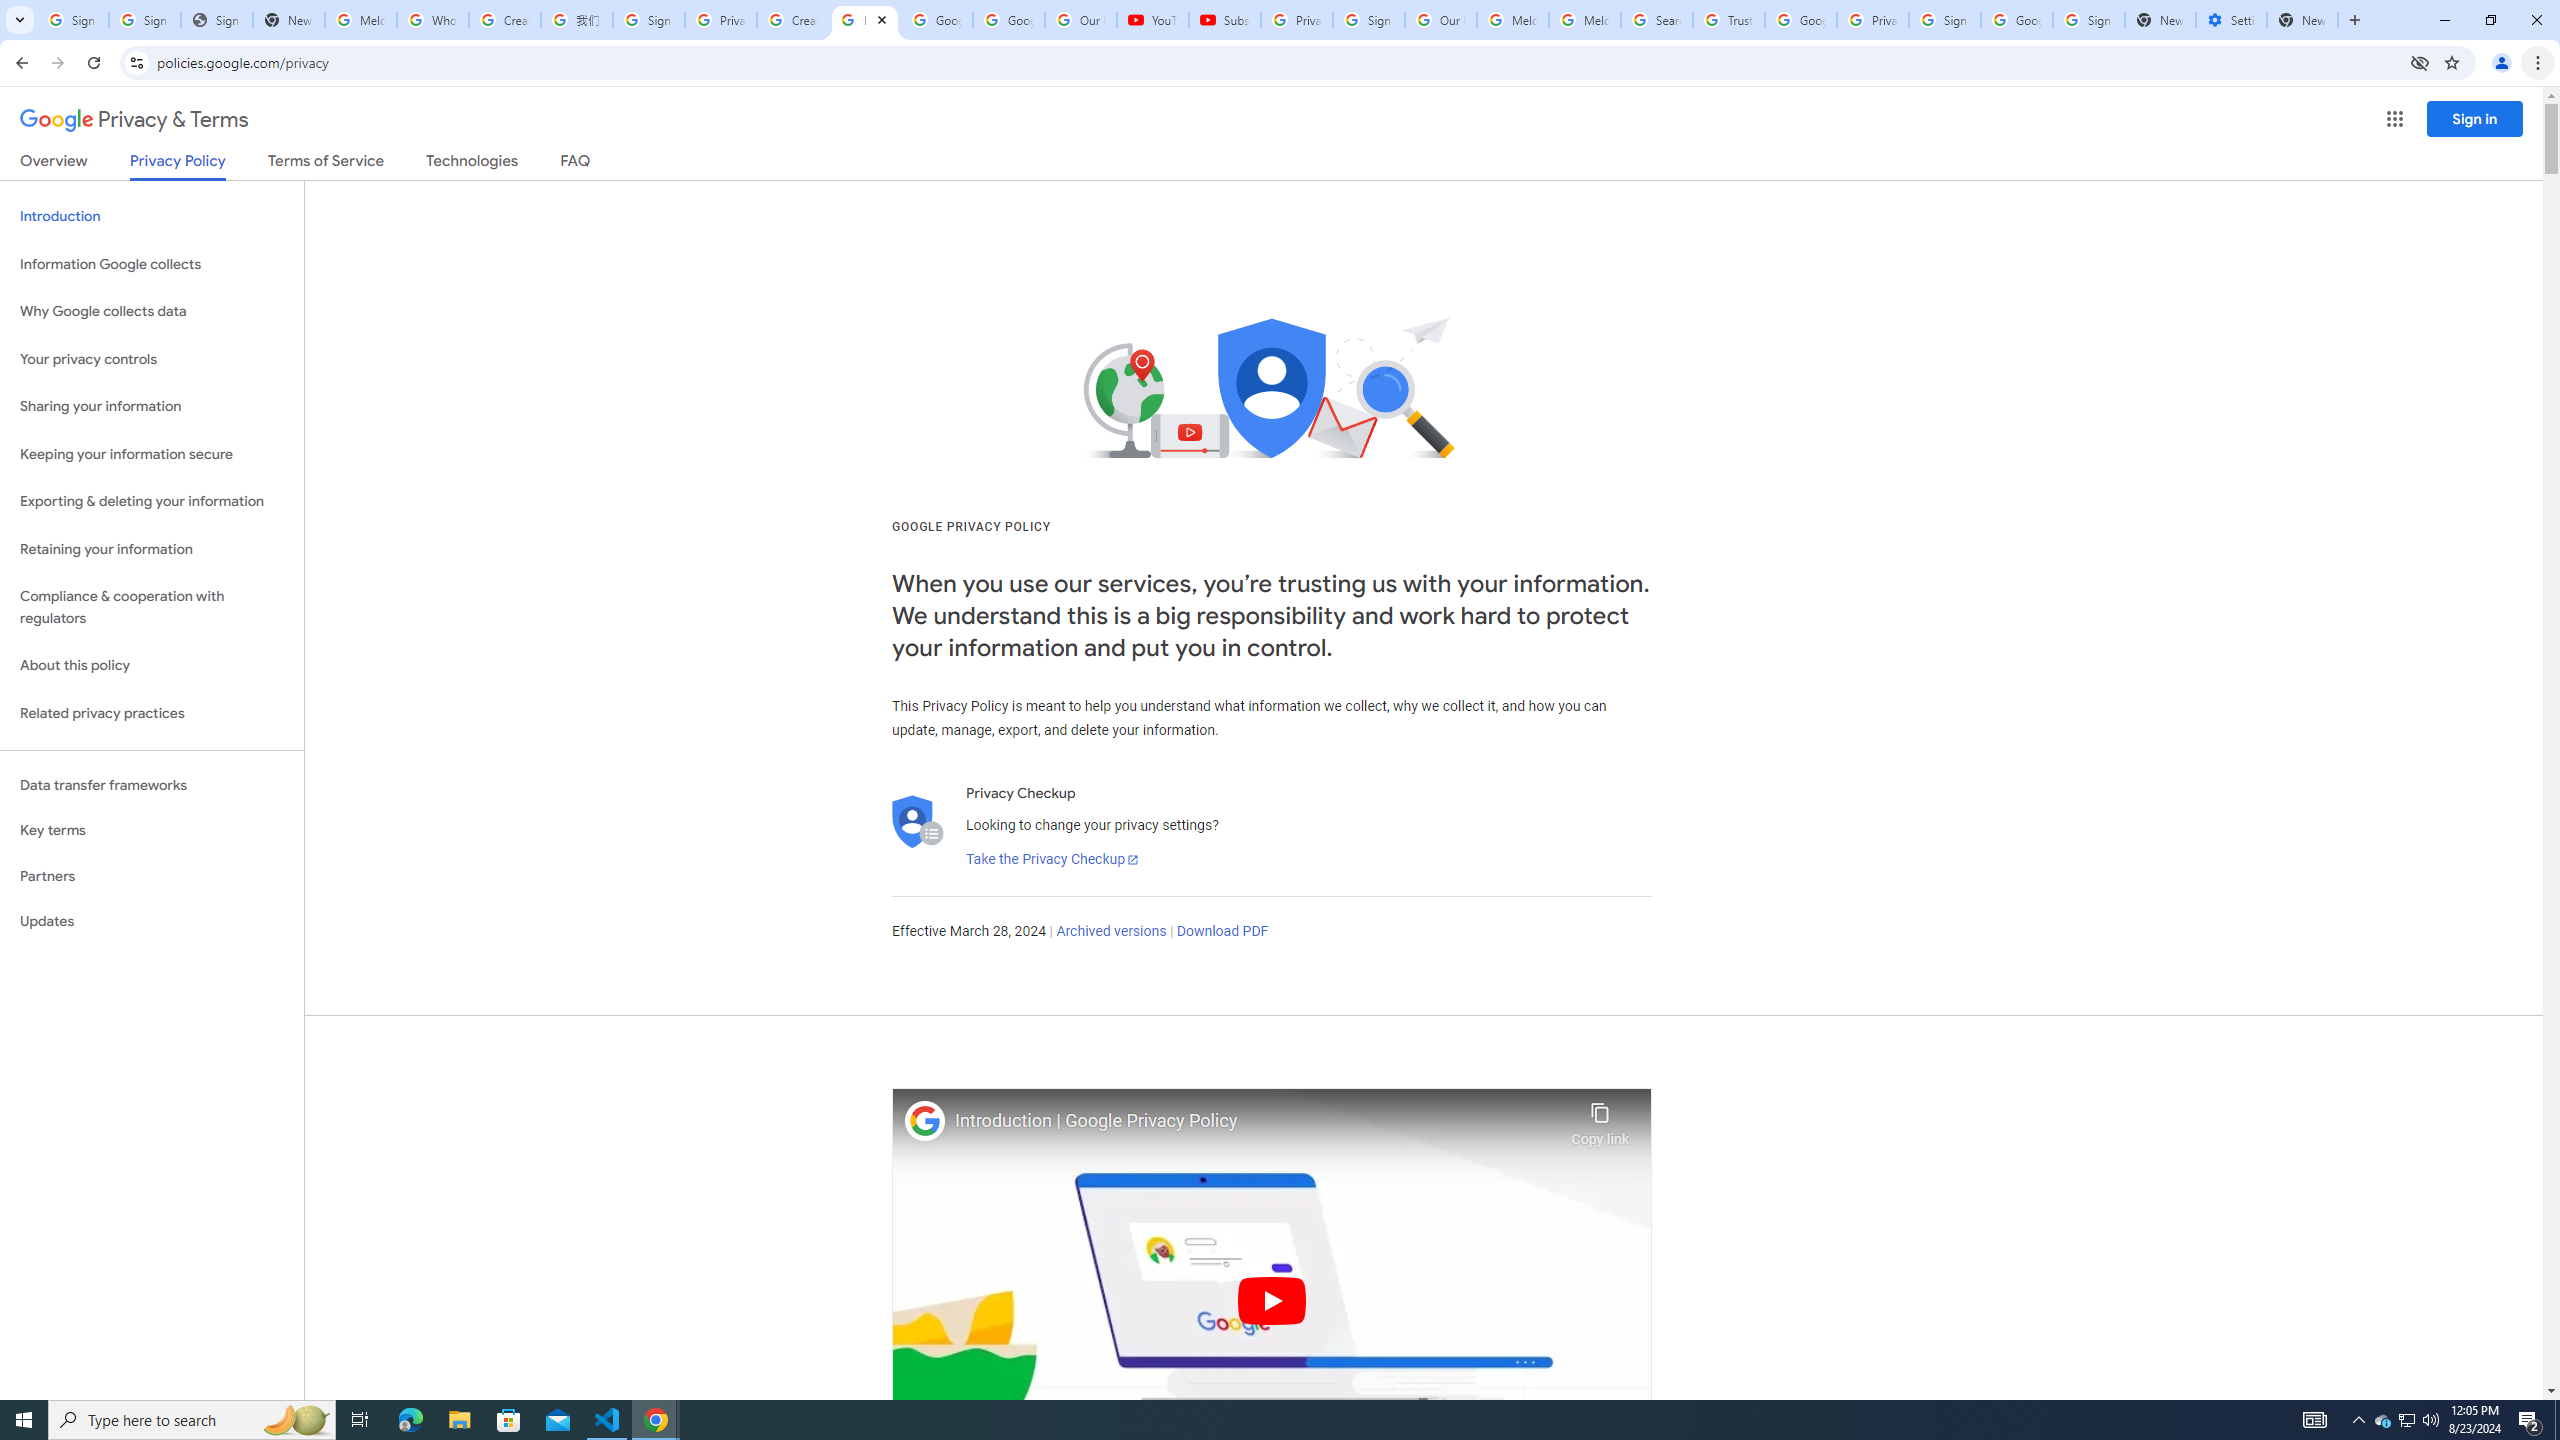 Image resolution: width=2560 pixels, height=1440 pixels. Describe the element at coordinates (1051, 858) in the screenshot. I see `'Take the Privacy Checkup'` at that location.